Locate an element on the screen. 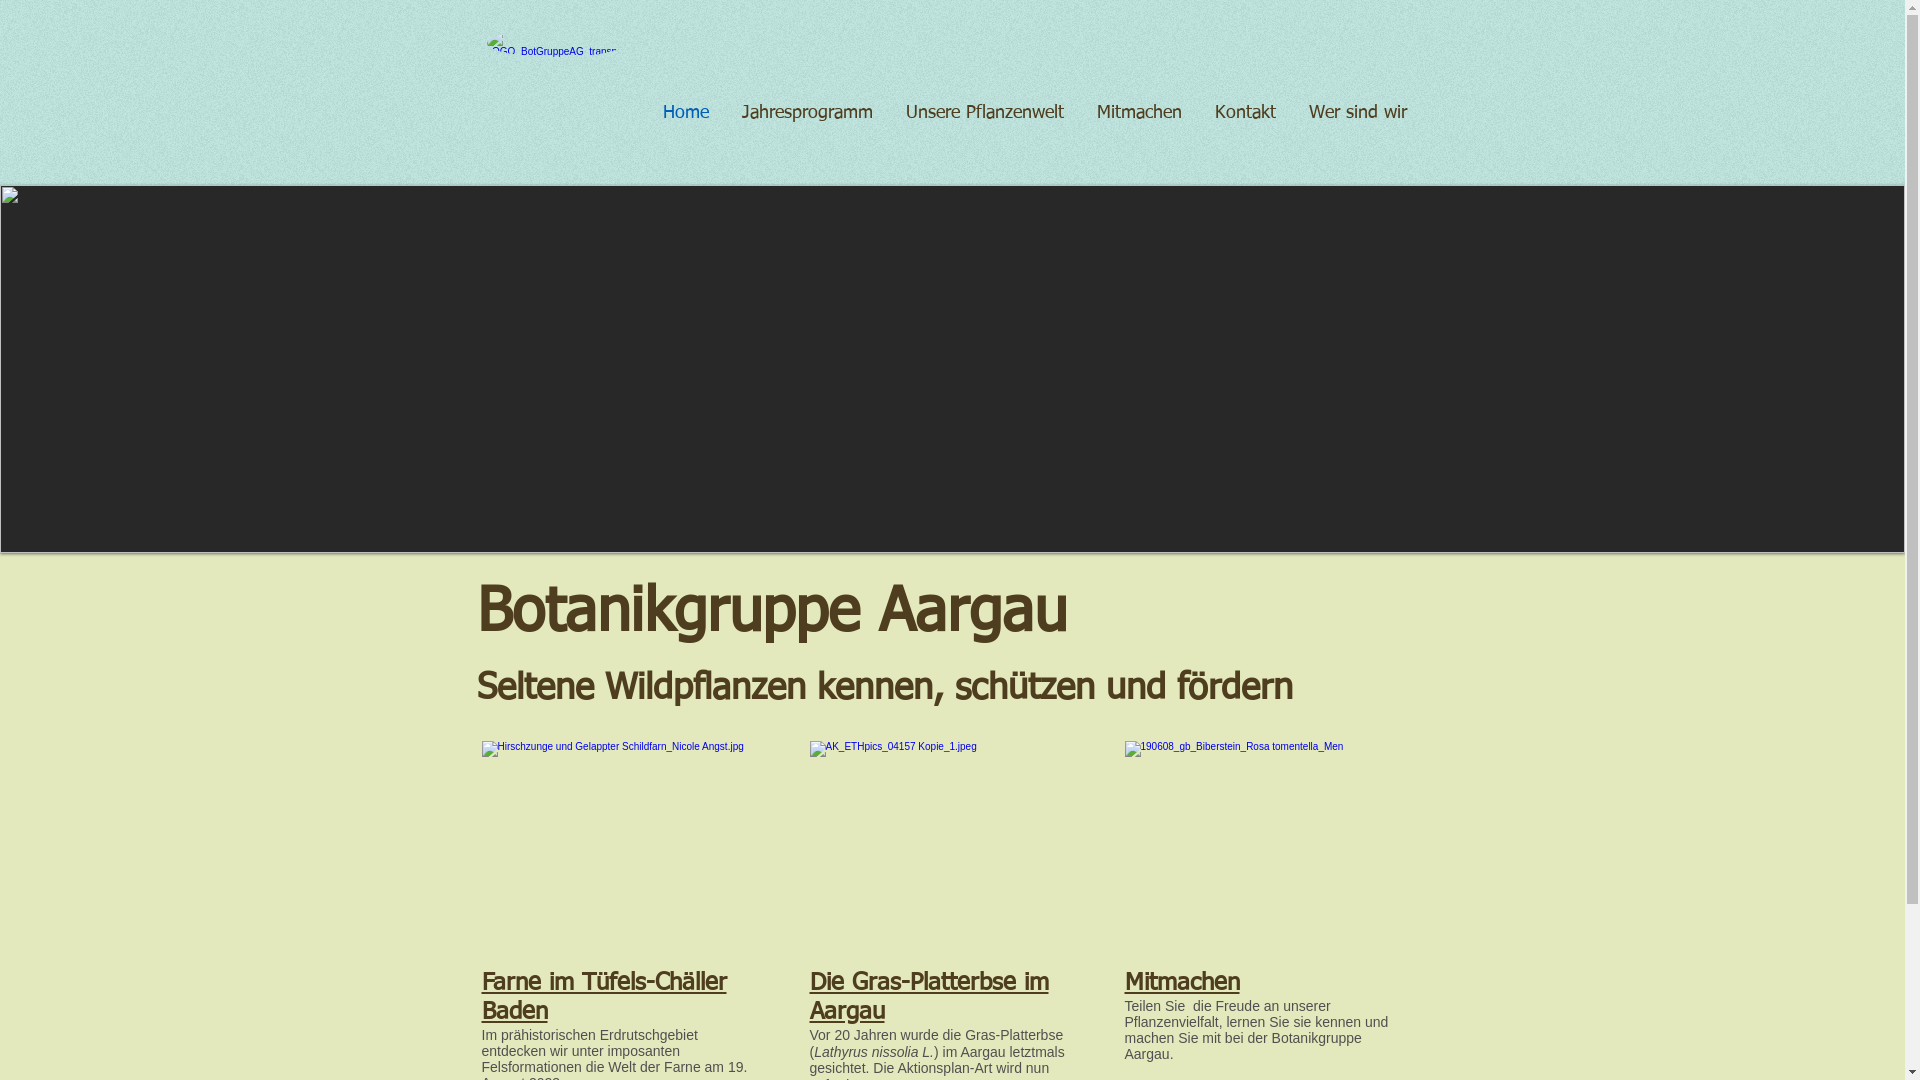 Image resolution: width=1920 pixels, height=1080 pixels. 'Jahresprogramm' is located at coordinates (723, 113).